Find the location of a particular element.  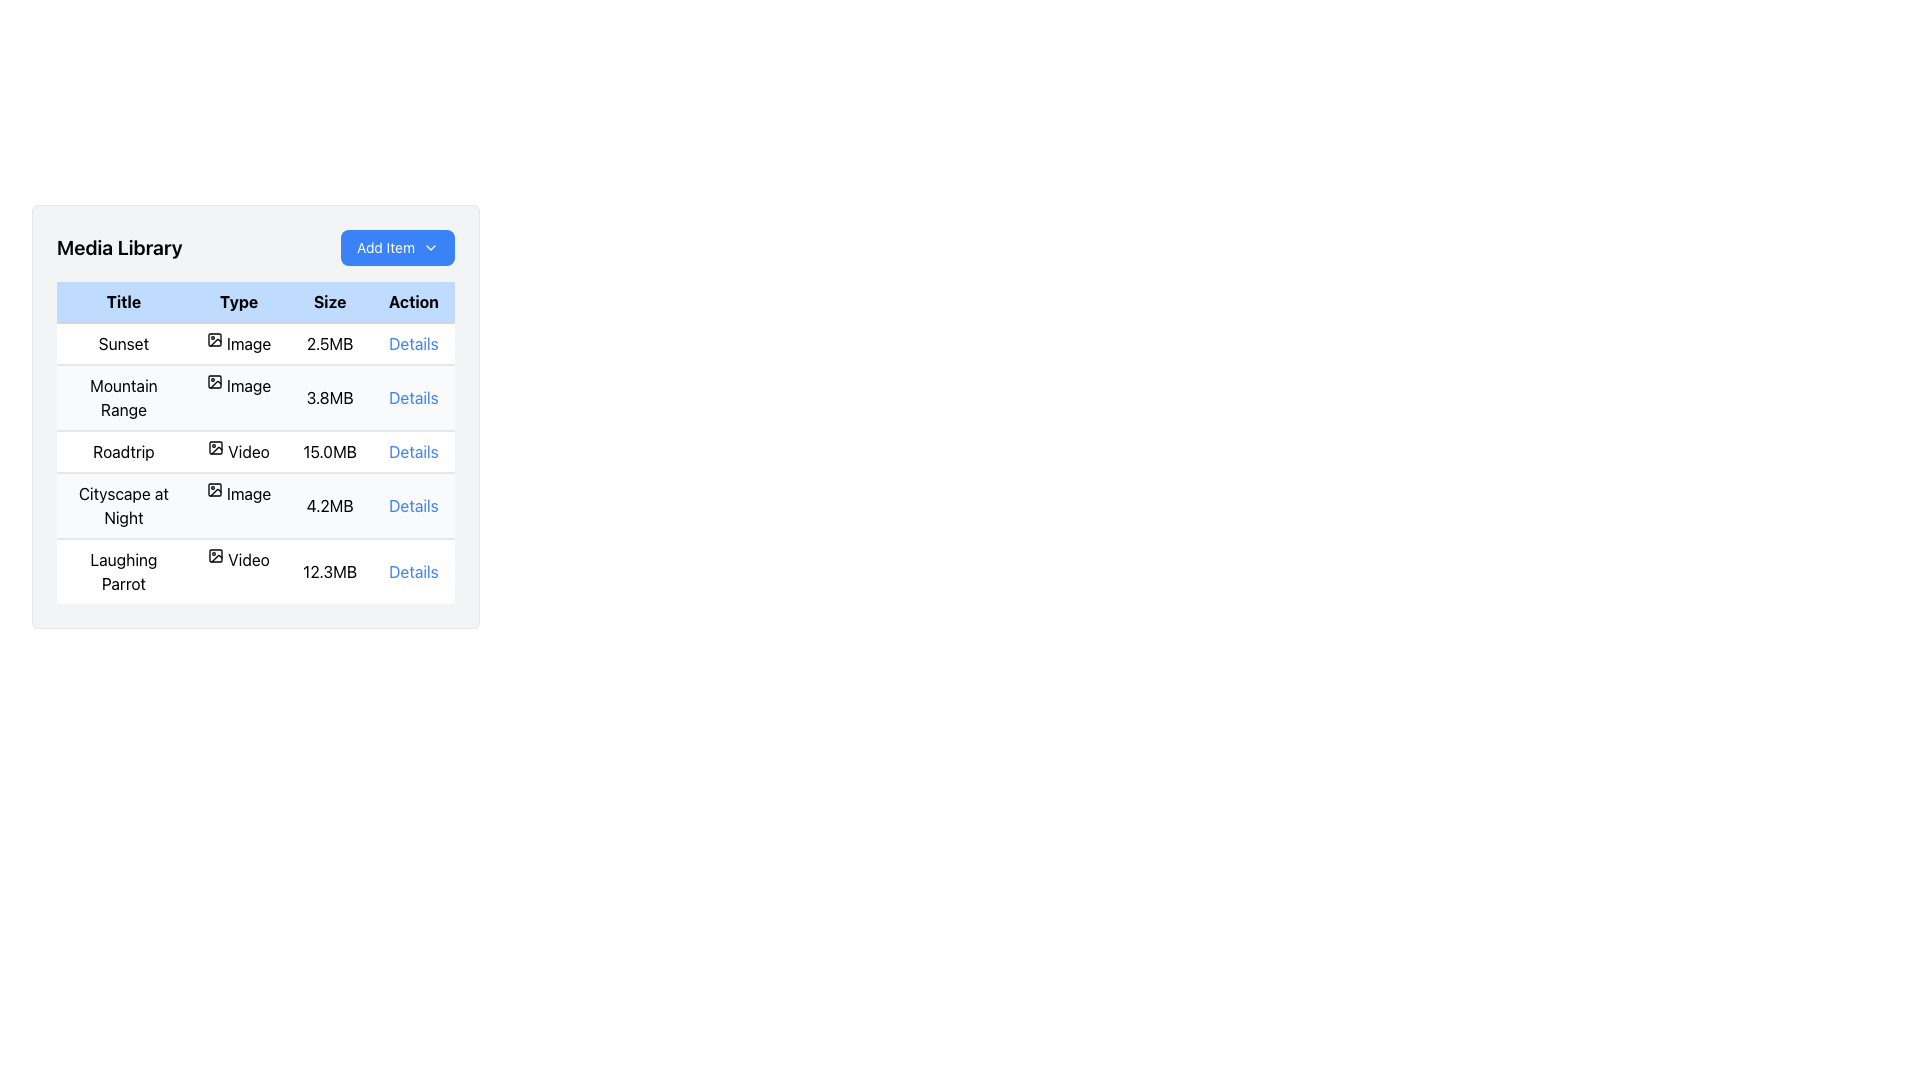

the text label indicating the media file type 'Image' located in the row for 'Cityscape at Night' under the 'Type' column is located at coordinates (239, 493).